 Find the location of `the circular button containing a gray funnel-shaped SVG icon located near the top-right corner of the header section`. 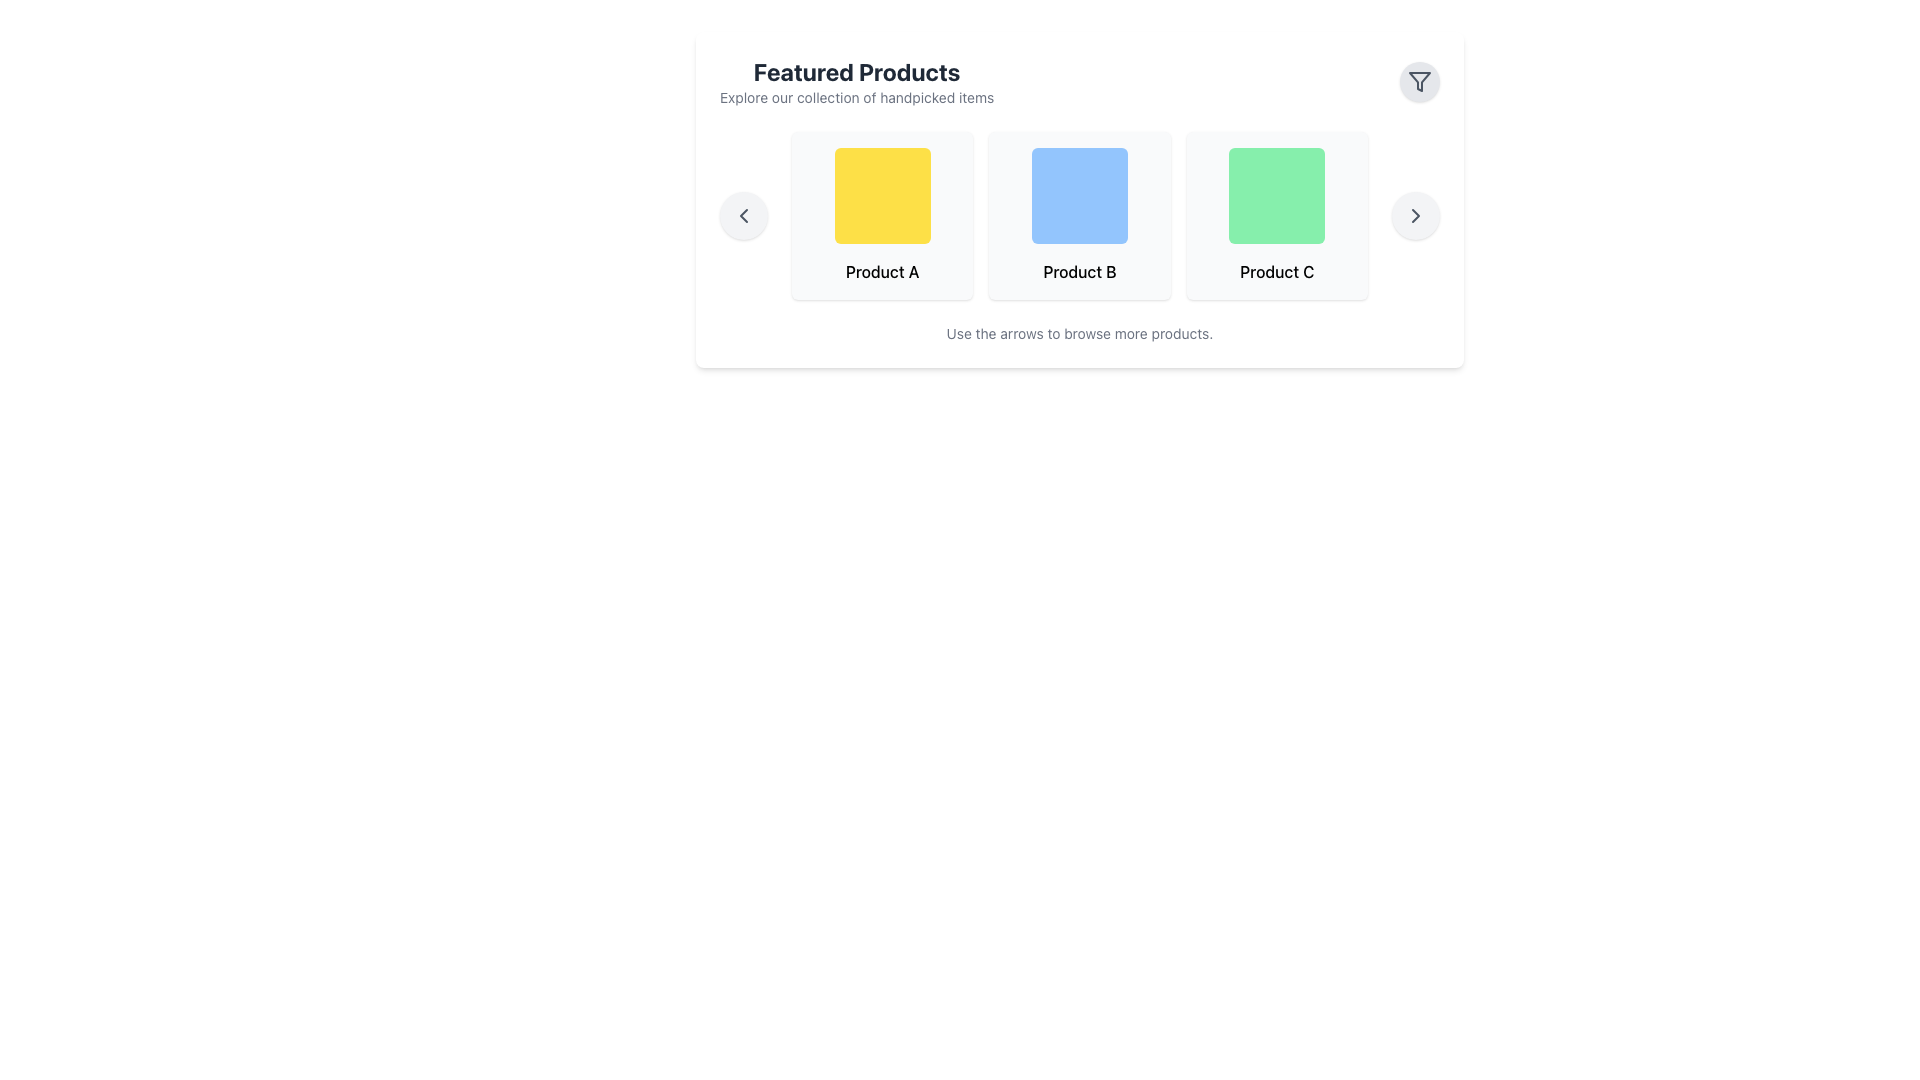

the circular button containing a gray funnel-shaped SVG icon located near the top-right corner of the header section is located at coordinates (1419, 80).